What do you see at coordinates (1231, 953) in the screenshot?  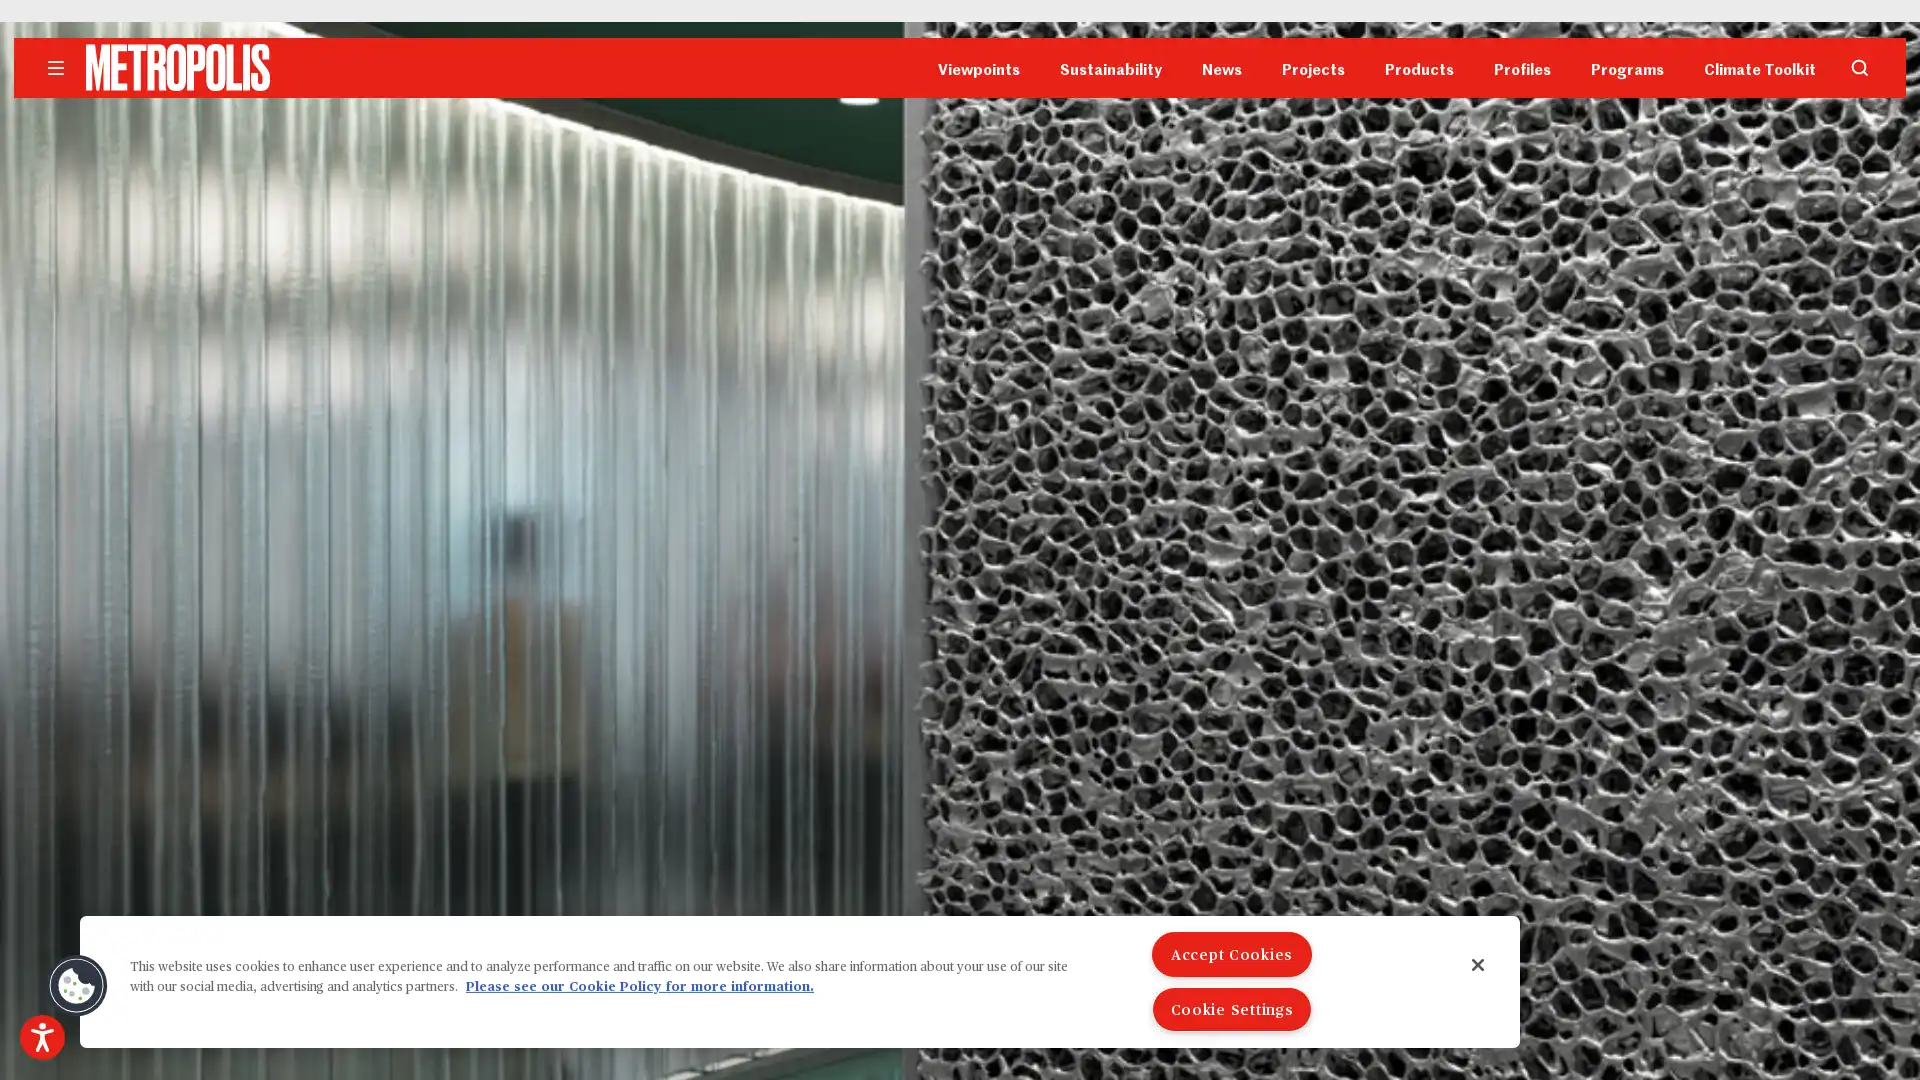 I see `Accept Cookies` at bounding box center [1231, 953].